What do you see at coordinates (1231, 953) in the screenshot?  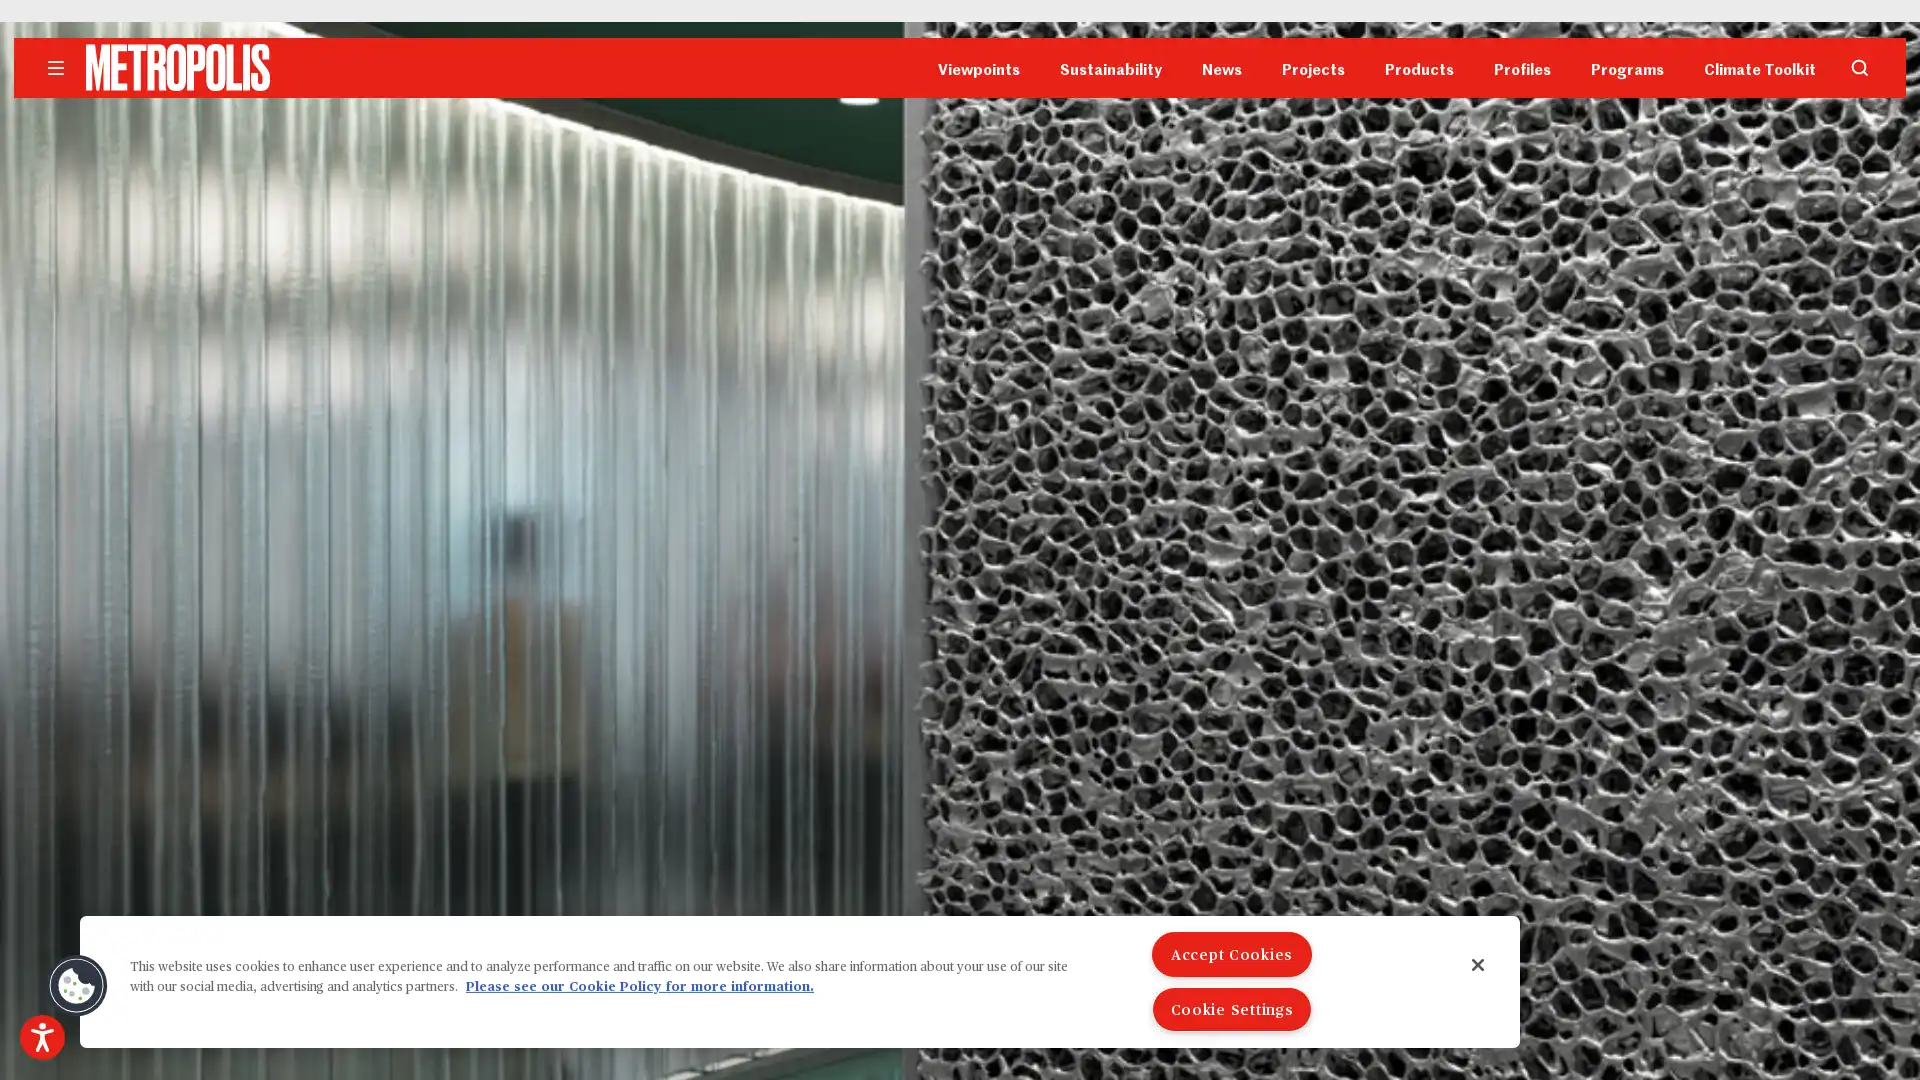 I see `Accept Cookies` at bounding box center [1231, 953].